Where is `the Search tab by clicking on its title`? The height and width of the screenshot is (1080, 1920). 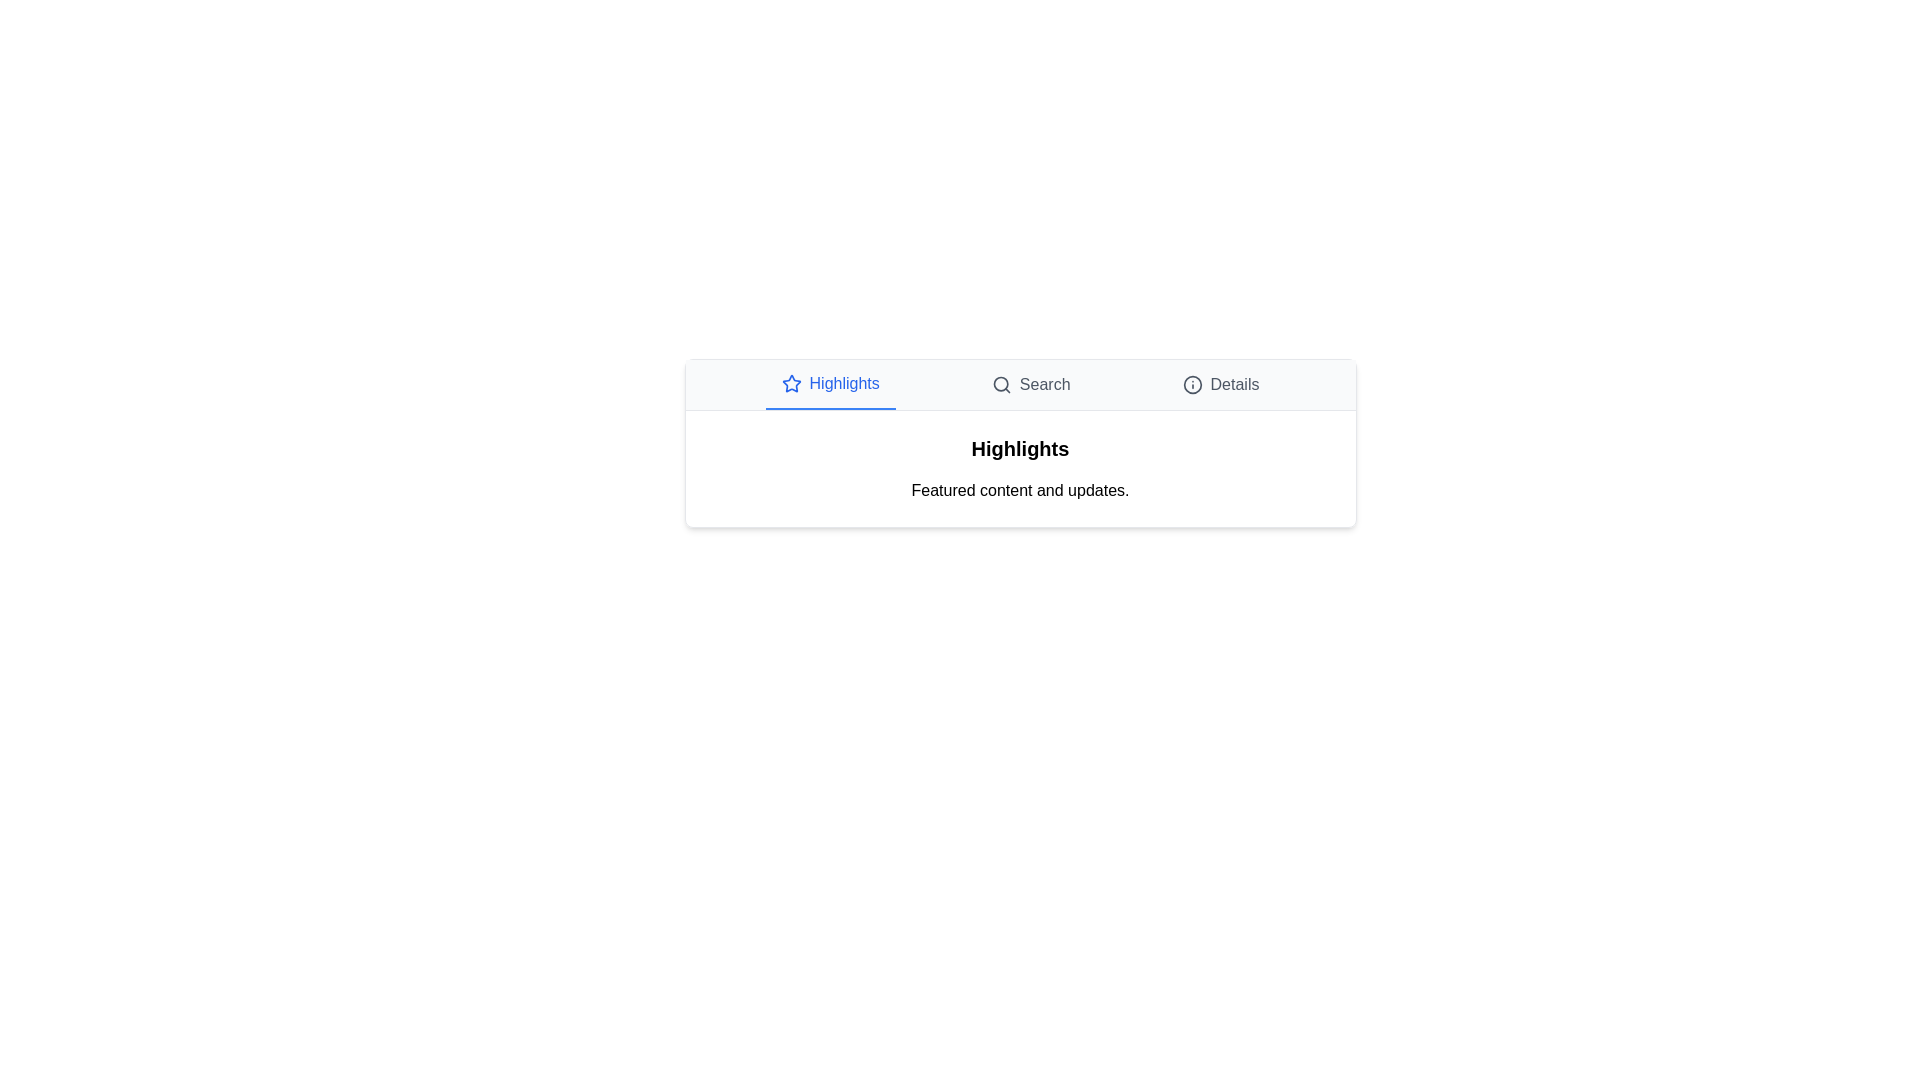 the Search tab by clicking on its title is located at coordinates (1031, 385).